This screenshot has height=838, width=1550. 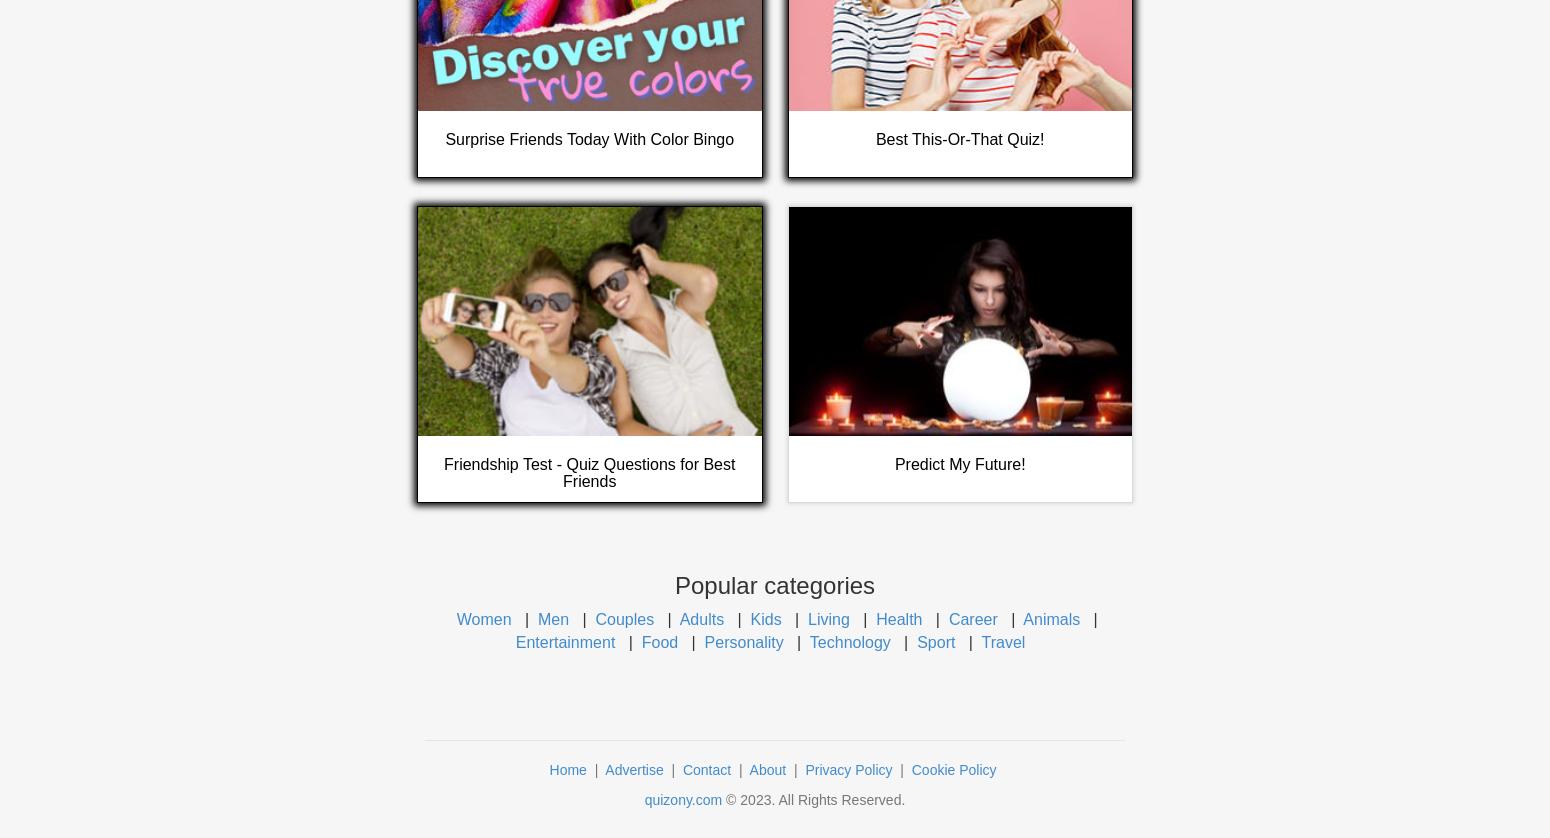 I want to click on 'Surprise Friends Today With Color Bingo', so click(x=589, y=138).